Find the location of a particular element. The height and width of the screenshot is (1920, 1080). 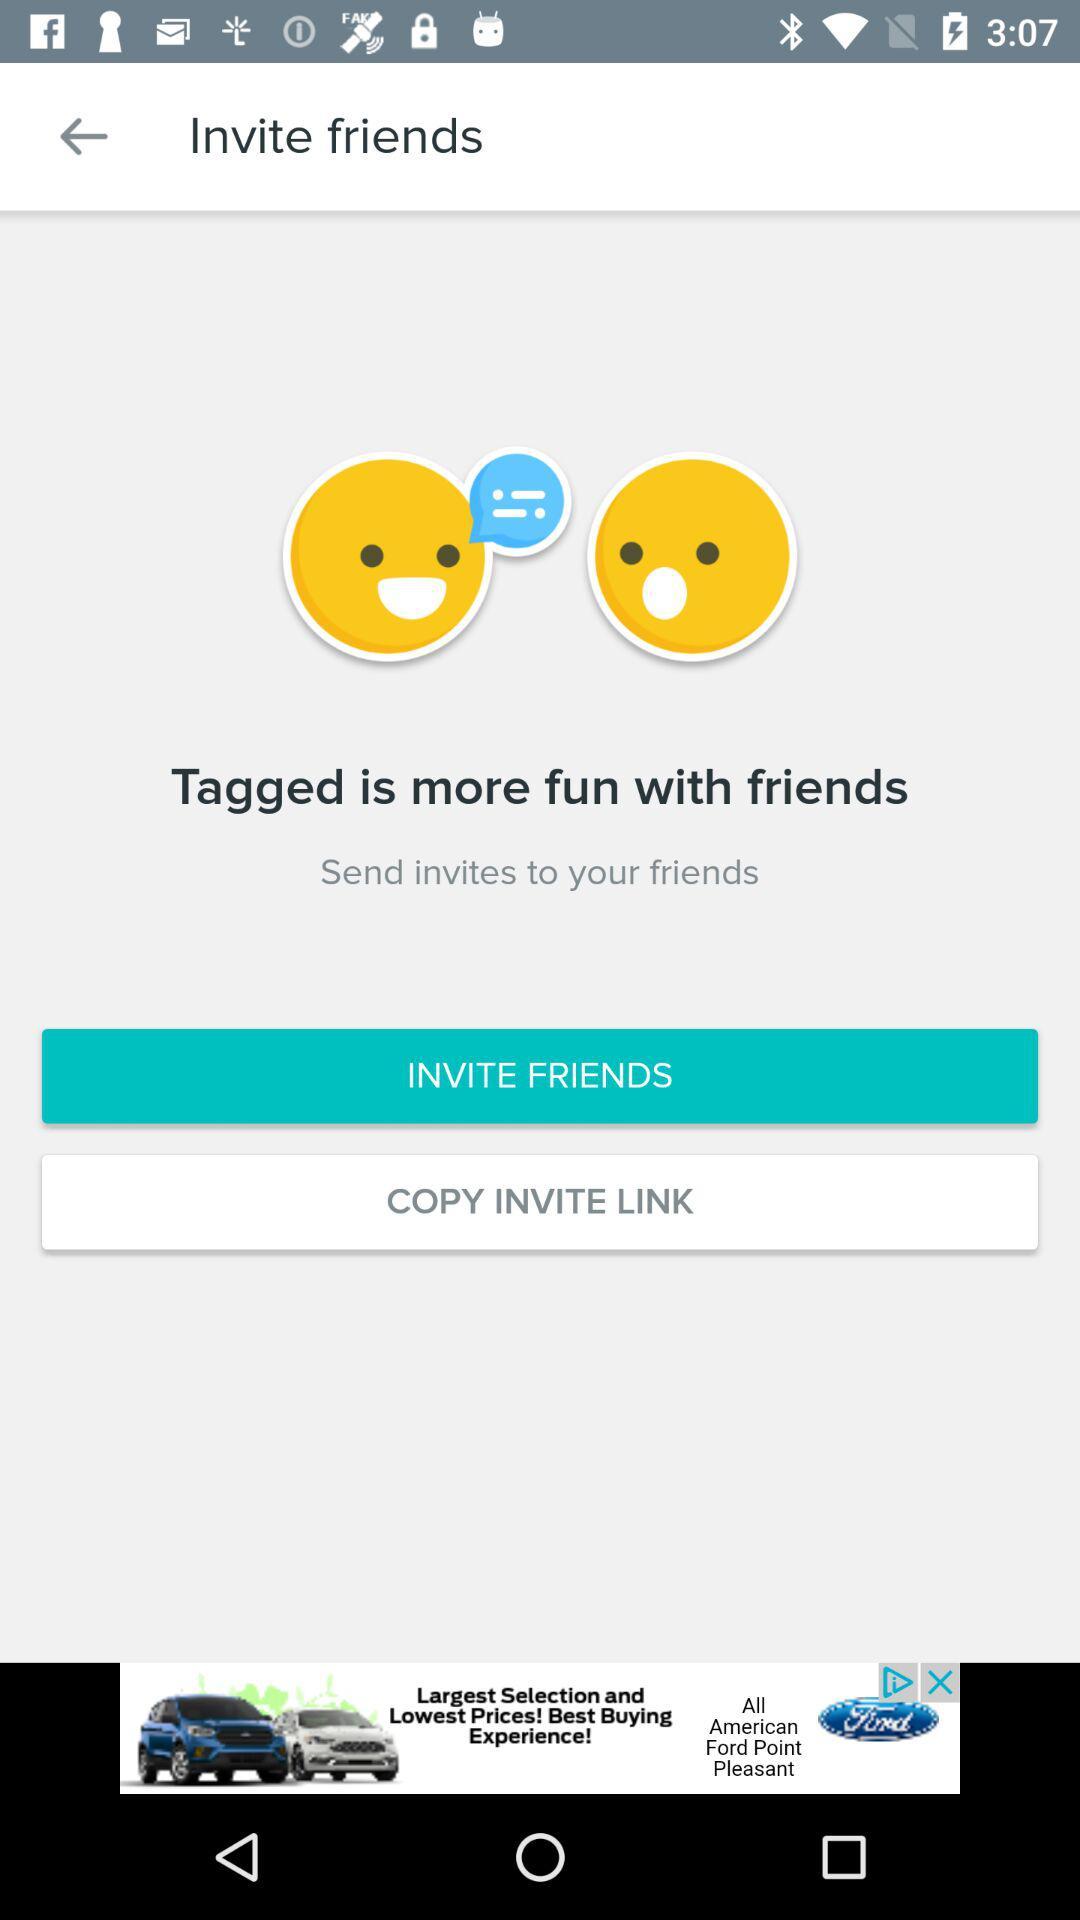

click on advertisement is located at coordinates (540, 1727).